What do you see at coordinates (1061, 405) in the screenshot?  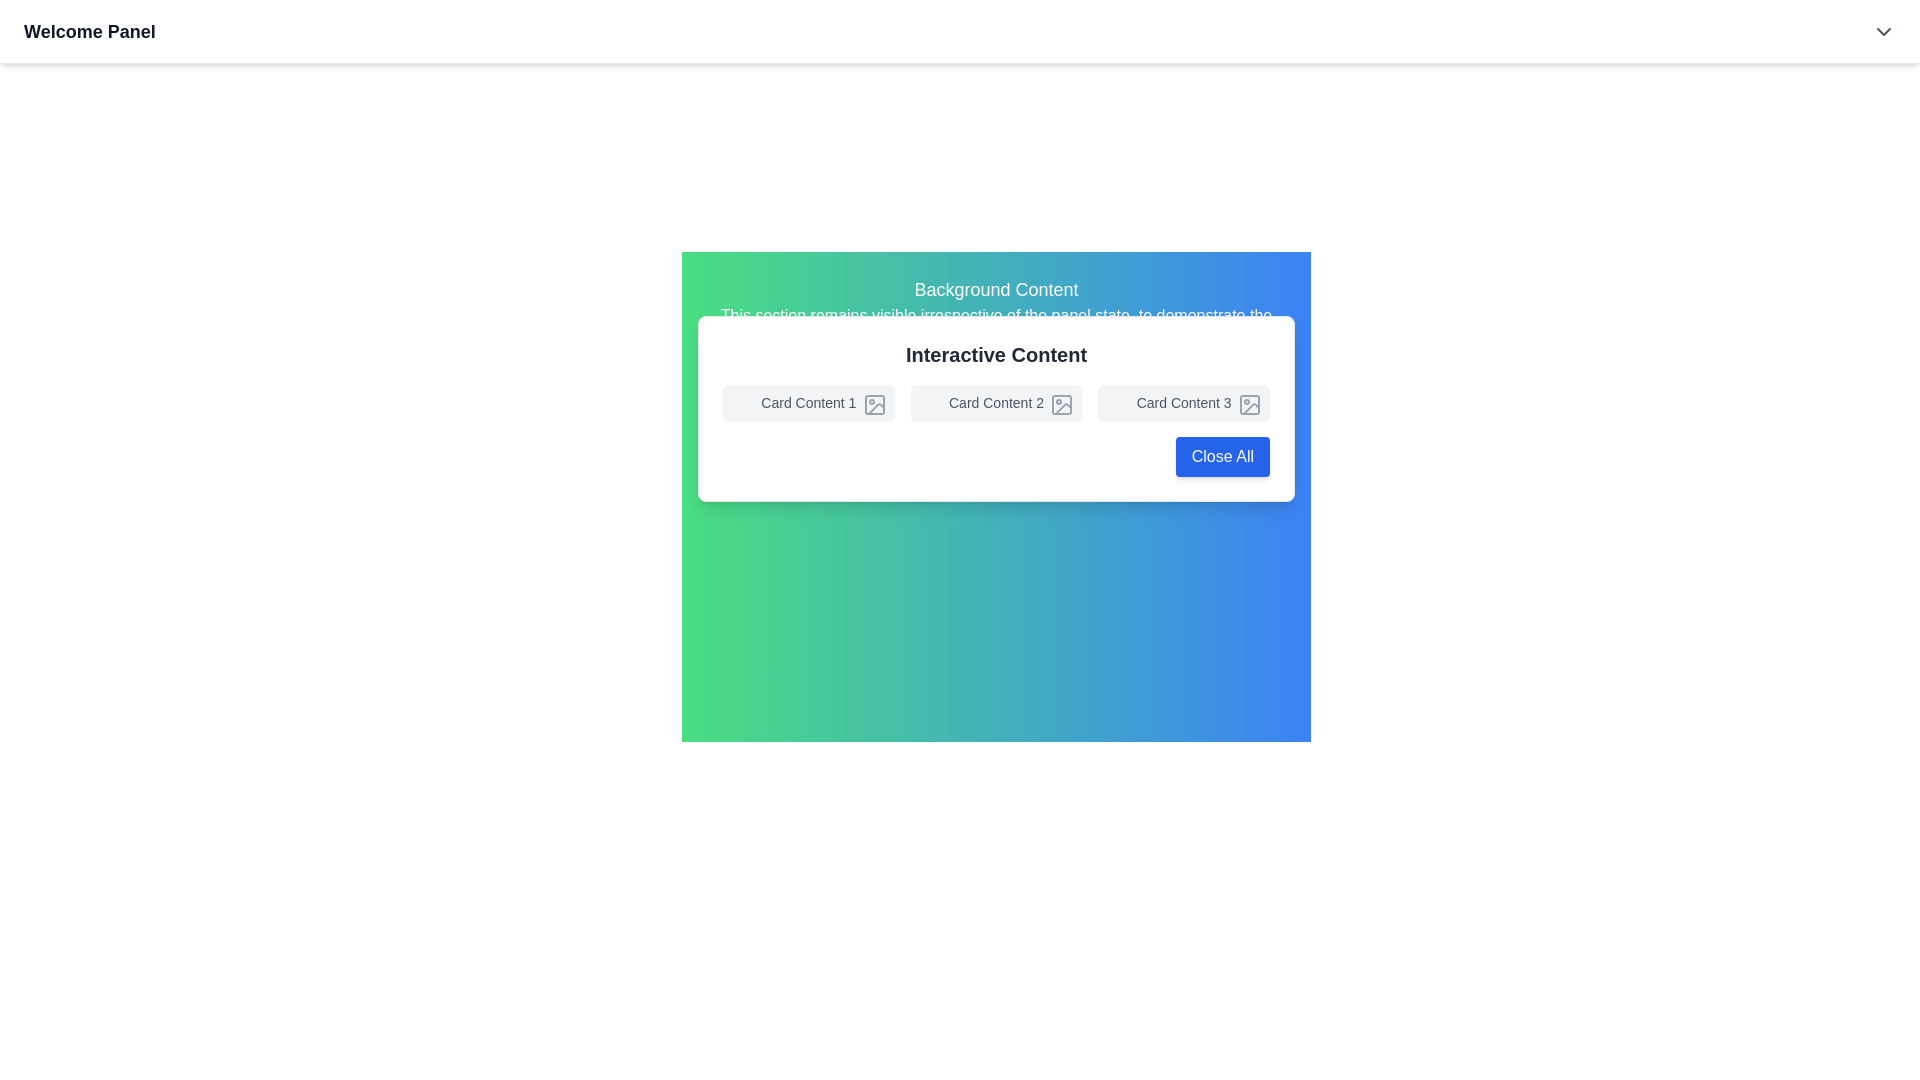 I see `graphical illustration or SVG rectangle representing the photo or image in the top-right corner of the second card icon` at bounding box center [1061, 405].